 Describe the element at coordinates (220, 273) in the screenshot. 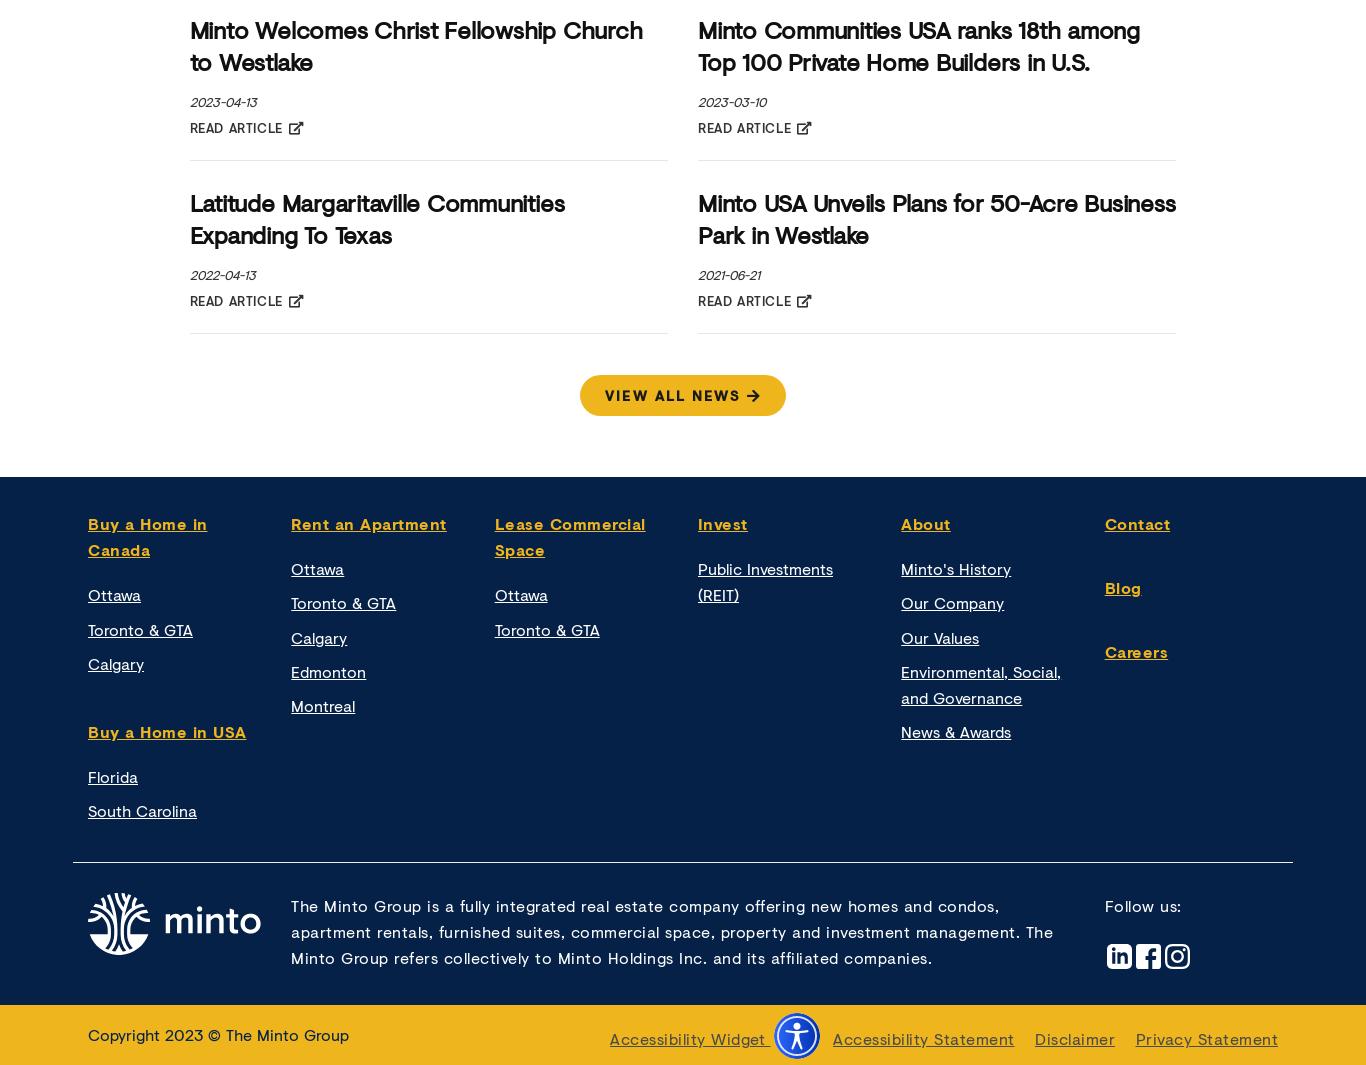

I see `'2022-04-13'` at that location.